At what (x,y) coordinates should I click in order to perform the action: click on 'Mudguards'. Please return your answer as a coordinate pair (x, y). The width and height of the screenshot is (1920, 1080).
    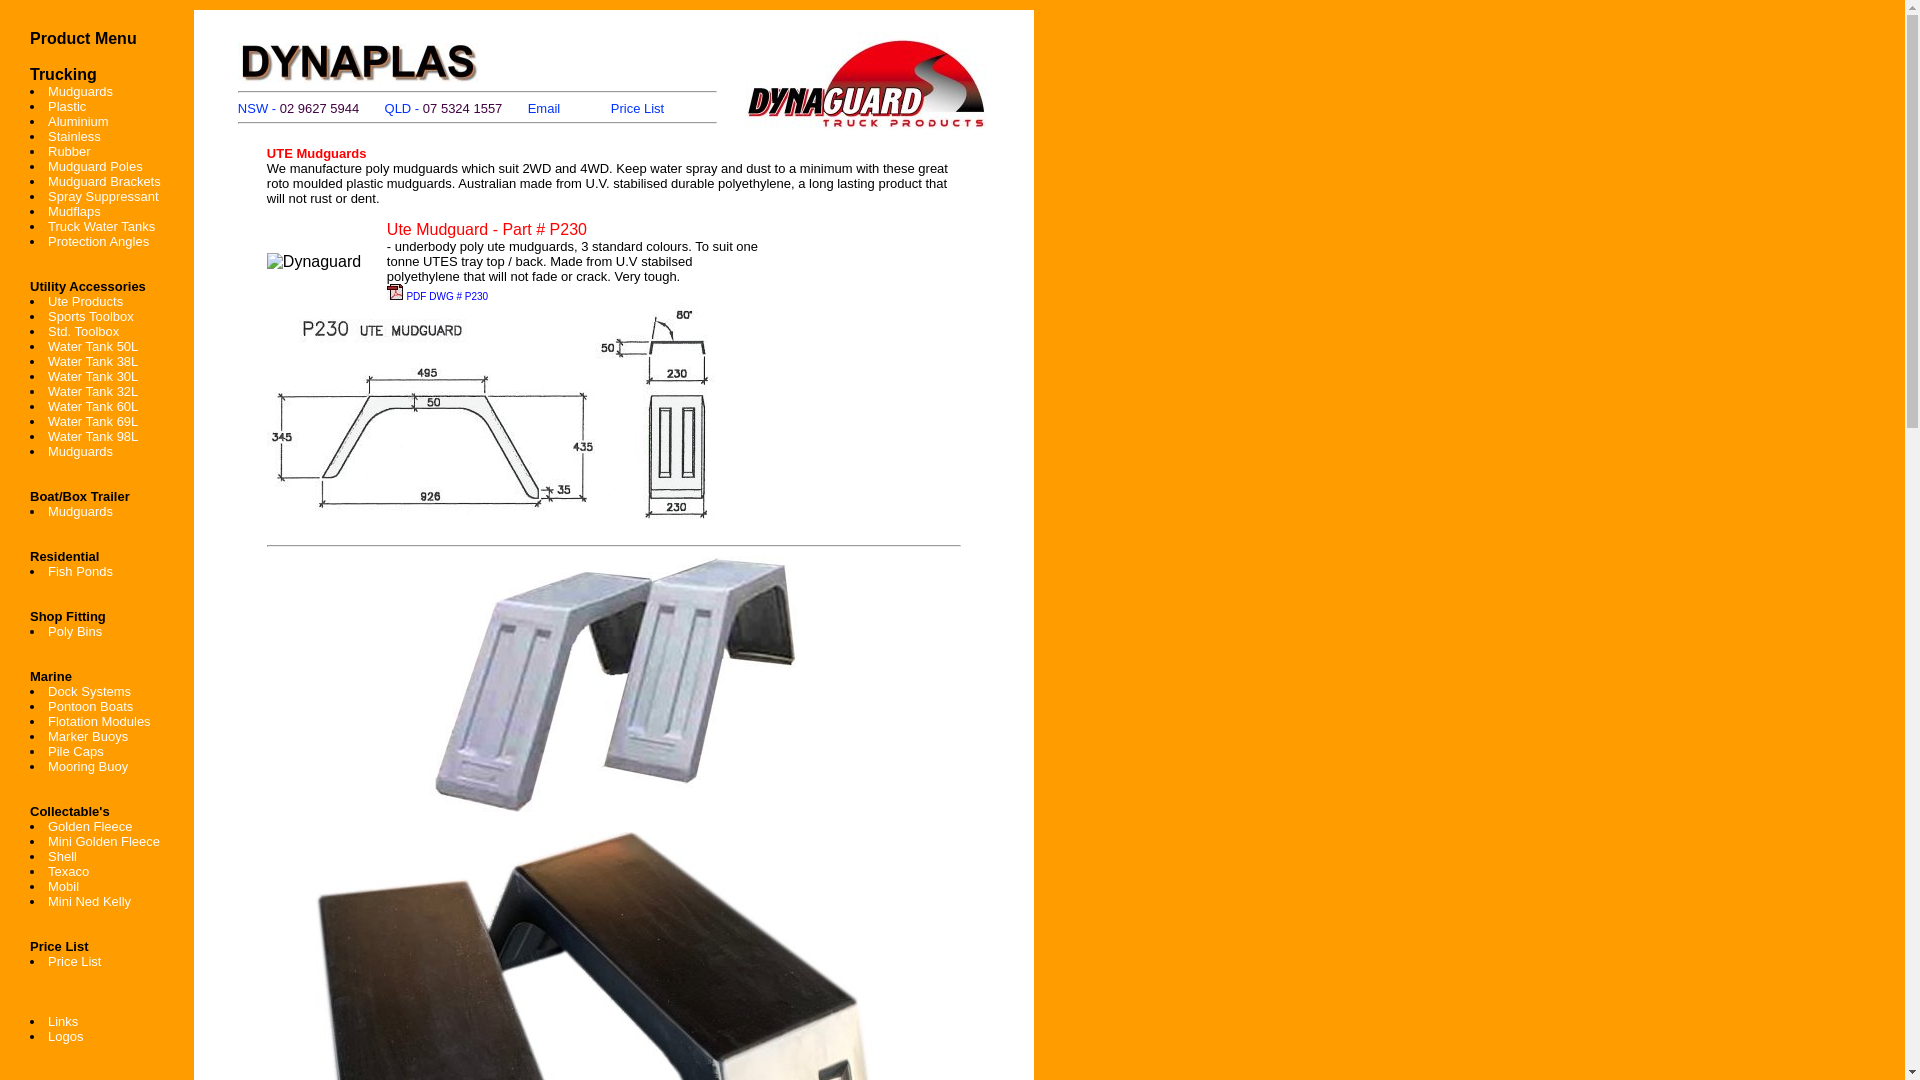
    Looking at the image, I should click on (48, 510).